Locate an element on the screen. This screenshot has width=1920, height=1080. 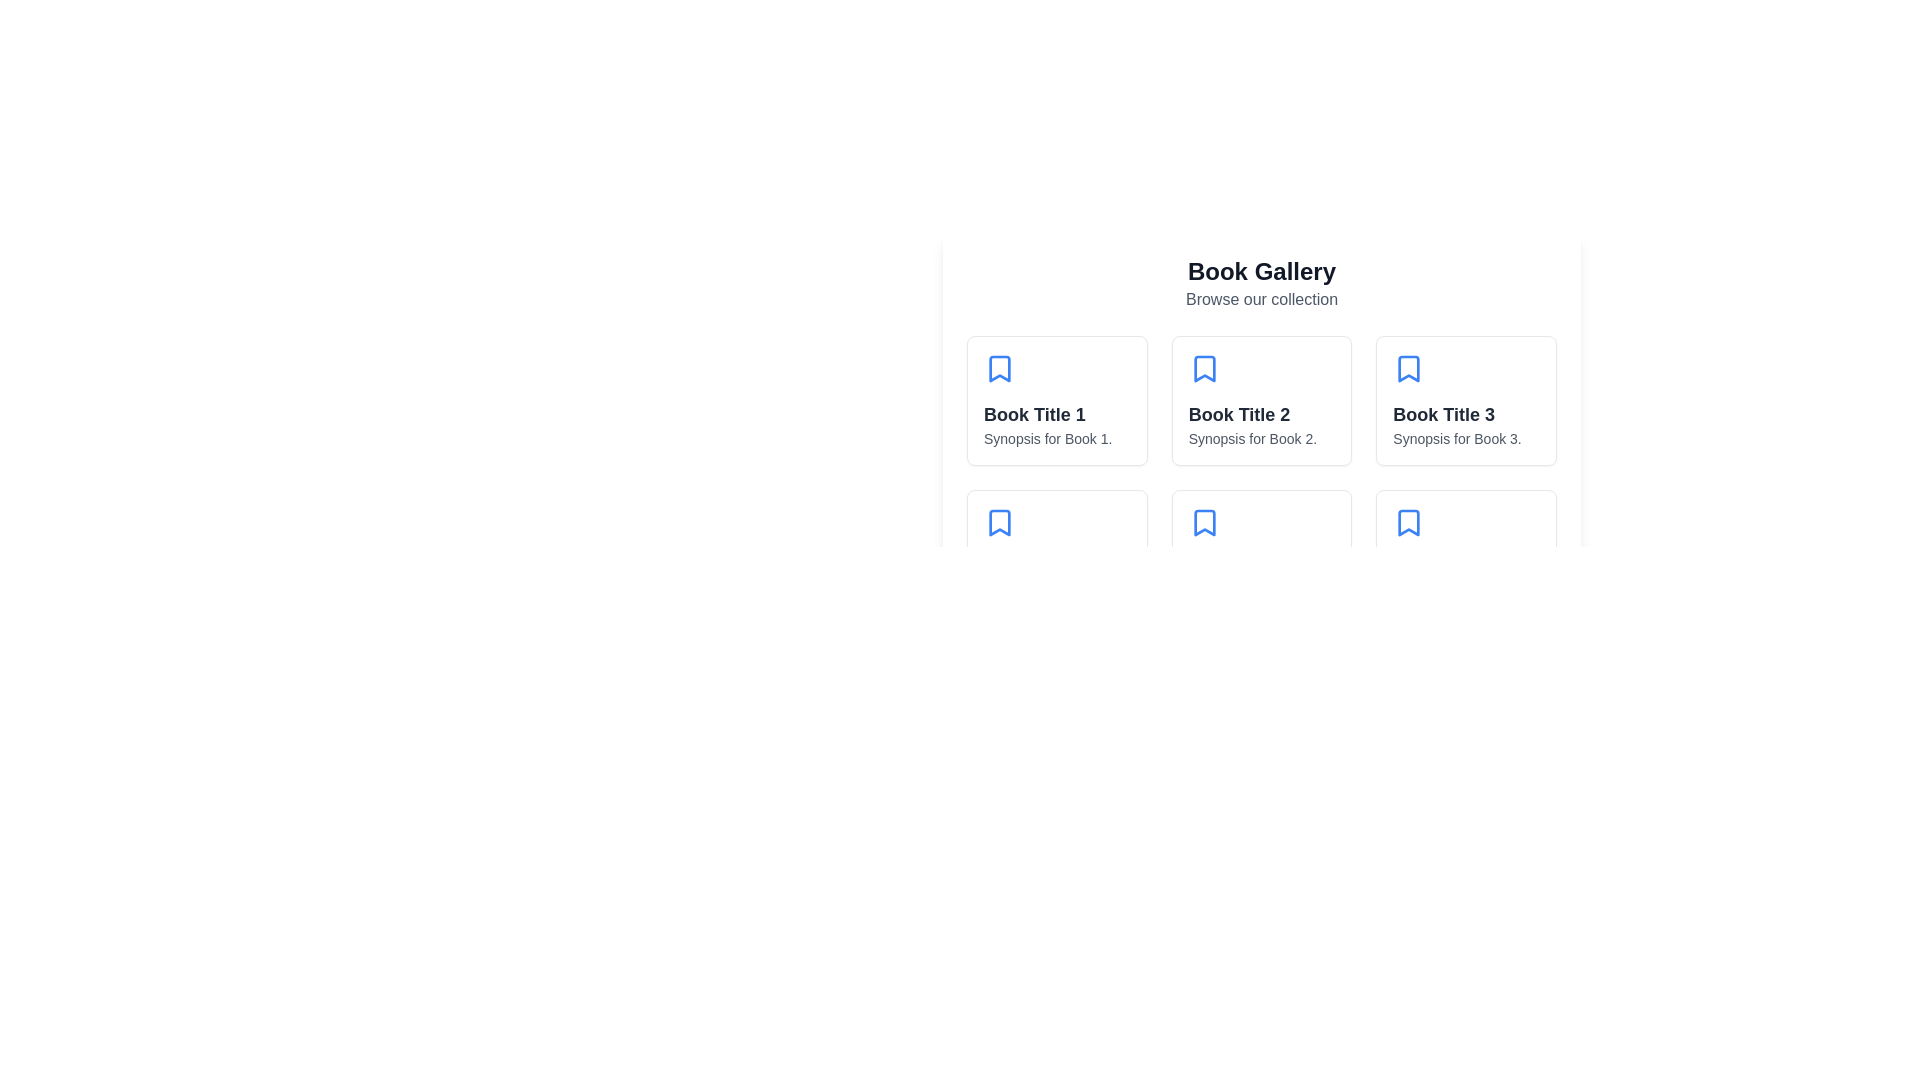
the icon located above the text 'Book Title 1' in the first card of the gallery grid is located at coordinates (999, 369).